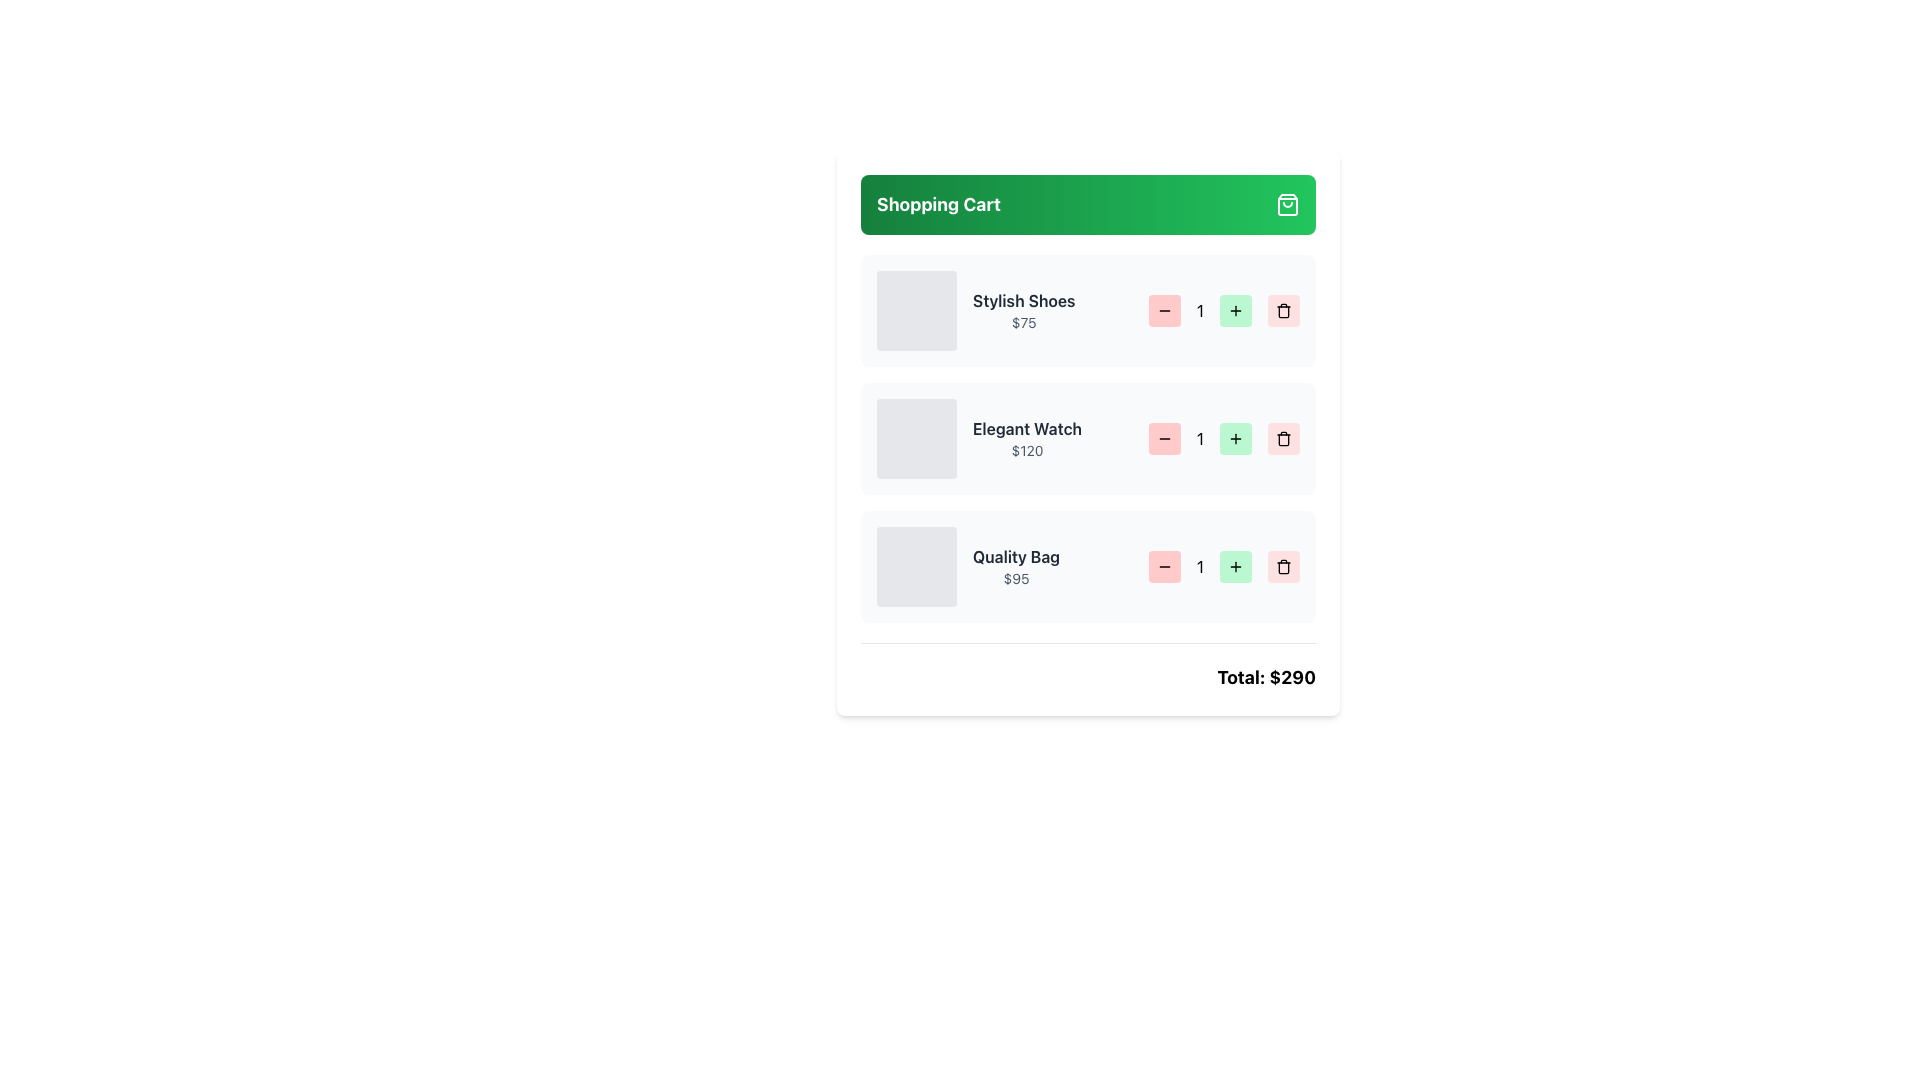 This screenshot has width=1920, height=1080. What do you see at coordinates (968, 567) in the screenshot?
I see `the Product Display Card, which is the last item in the shopping cart list` at bounding box center [968, 567].